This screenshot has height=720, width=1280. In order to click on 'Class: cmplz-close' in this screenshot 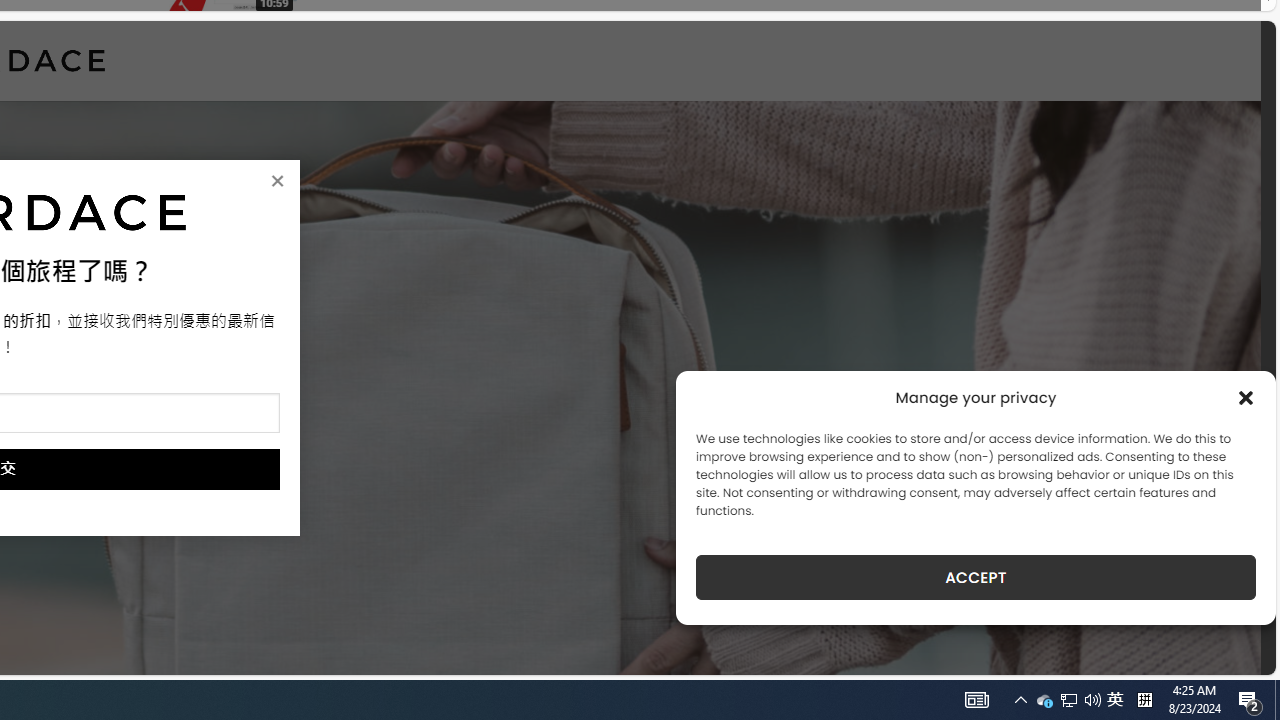, I will do `click(1245, 398)`.